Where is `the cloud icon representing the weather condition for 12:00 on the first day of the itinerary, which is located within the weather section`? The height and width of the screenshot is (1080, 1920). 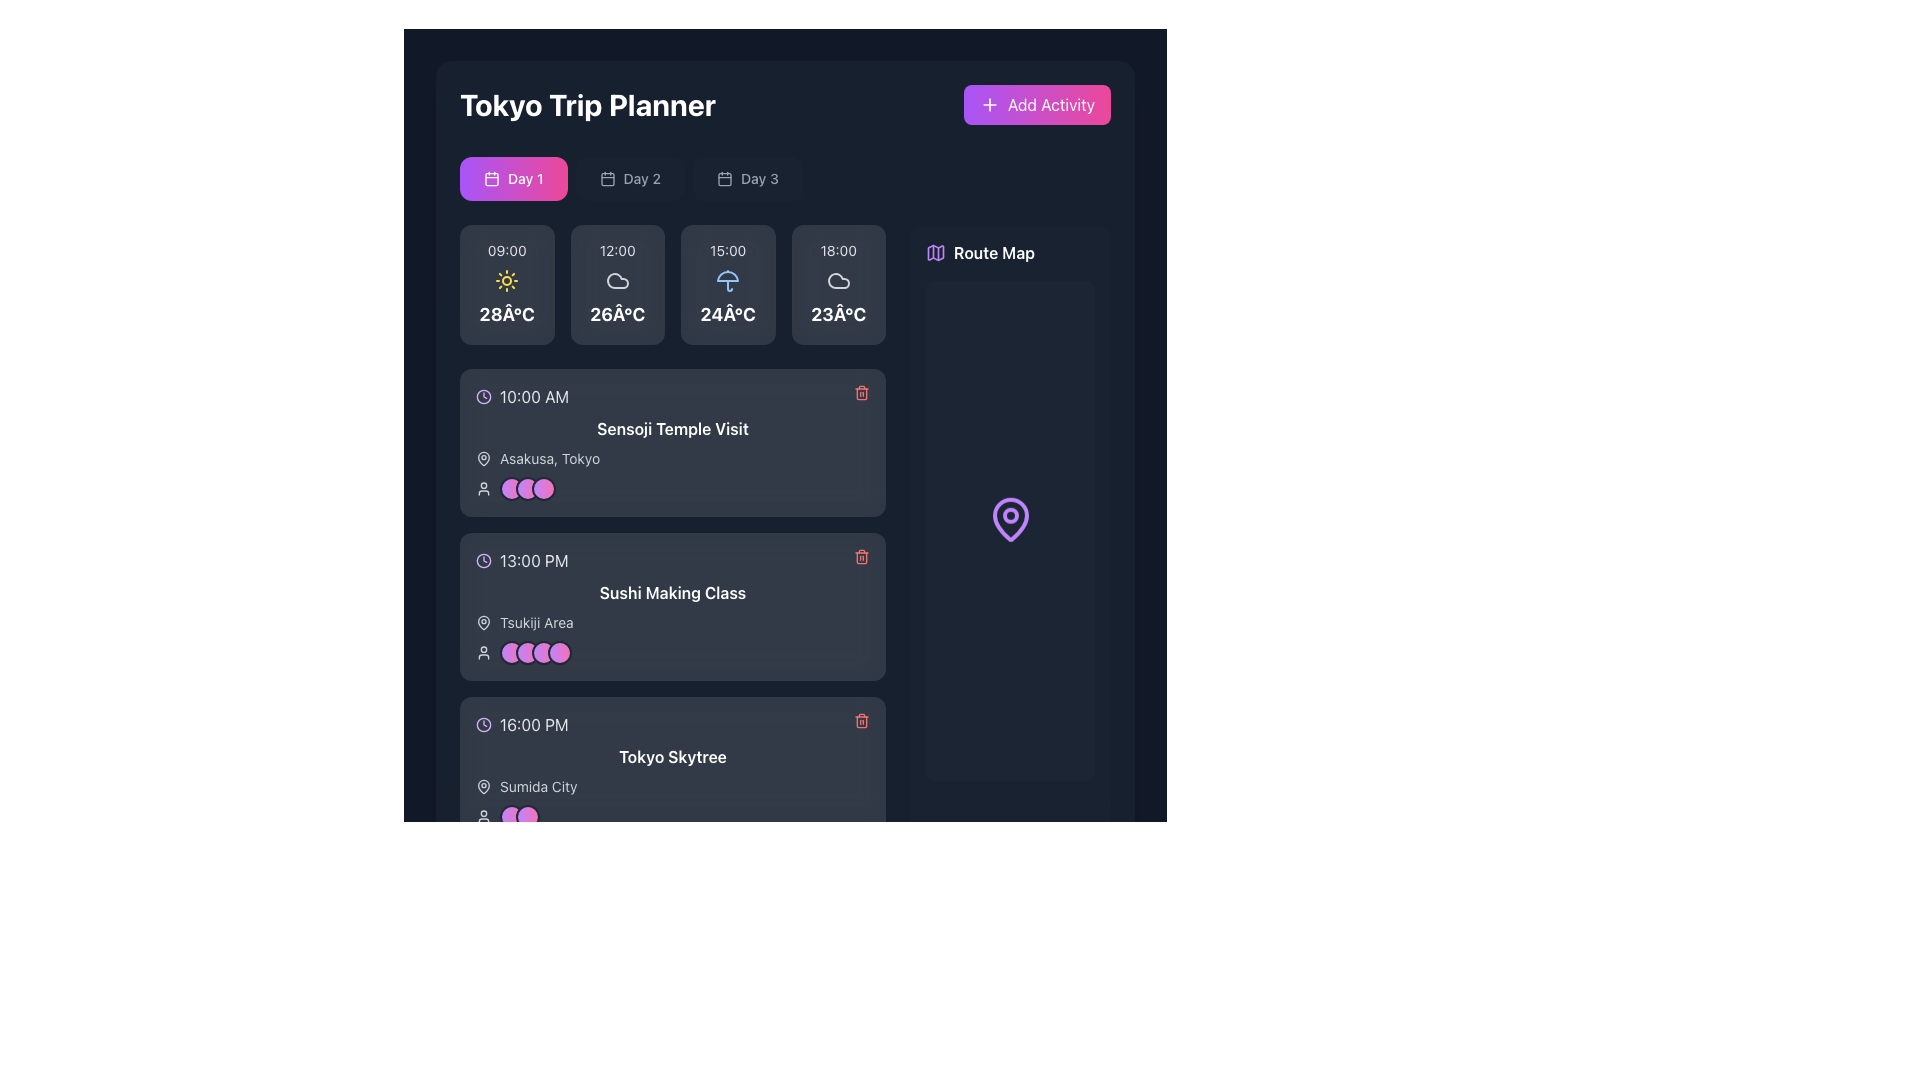
the cloud icon representing the weather condition for 12:00 on the first day of the itinerary, which is located within the weather section is located at coordinates (616, 281).